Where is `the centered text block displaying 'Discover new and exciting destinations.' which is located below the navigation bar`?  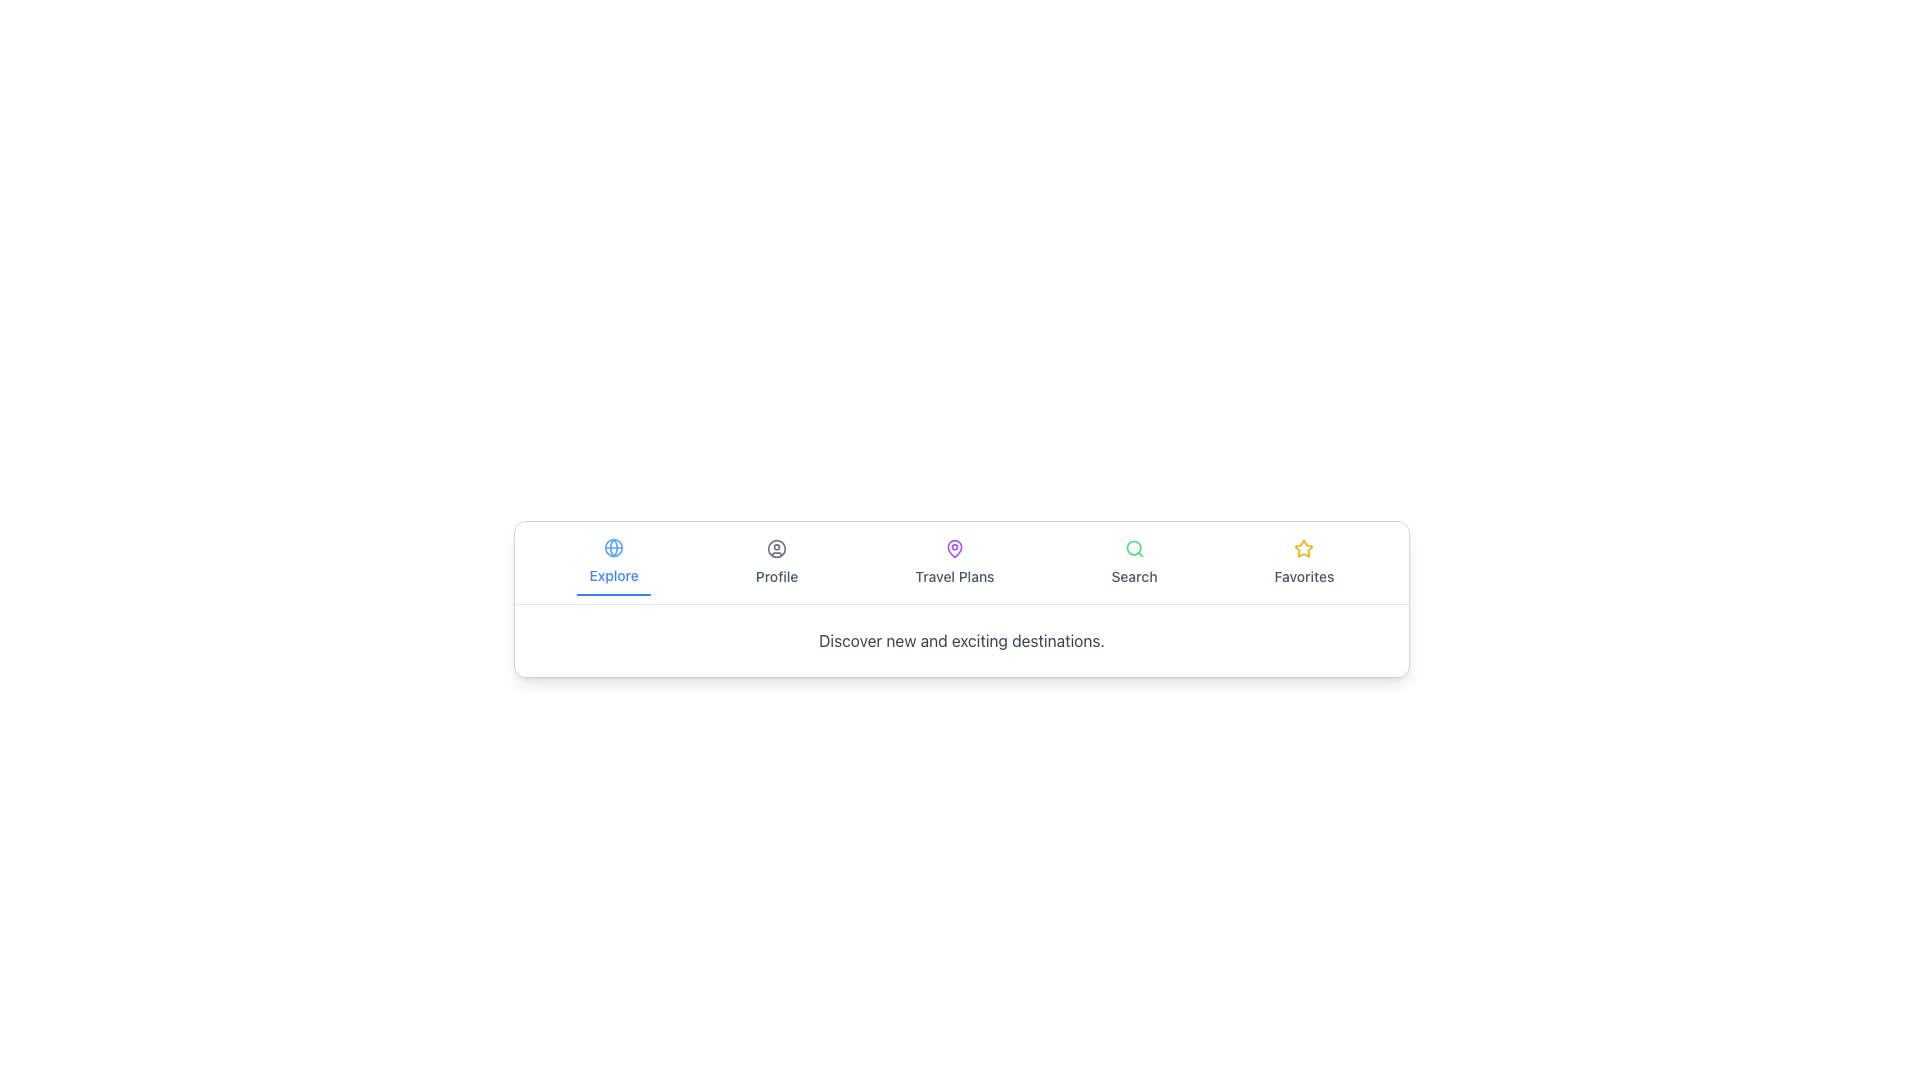 the centered text block displaying 'Discover new and exciting destinations.' which is located below the navigation bar is located at coordinates (961, 640).